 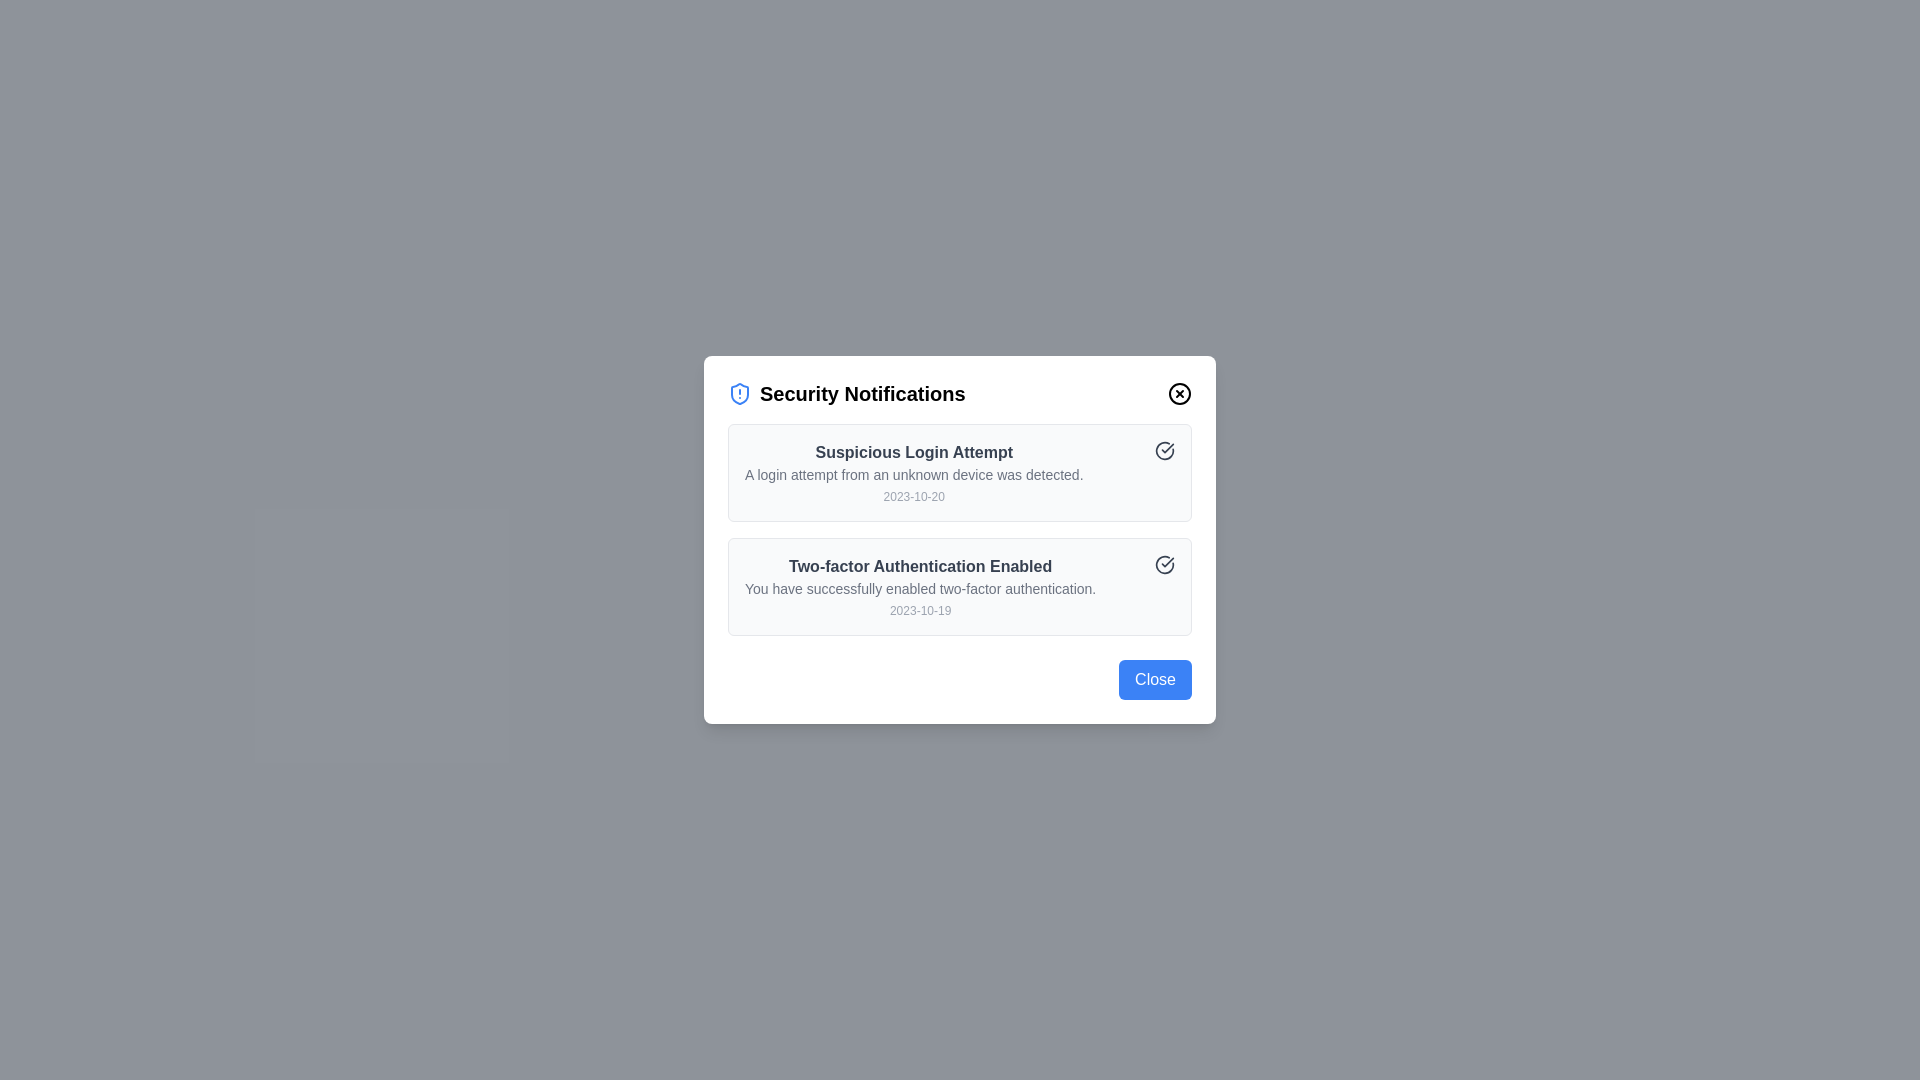 What do you see at coordinates (919, 567) in the screenshot?
I see `text of the title label indicating the status of enabling two-factor authentication, which is centrally aligned within the notification card` at bounding box center [919, 567].